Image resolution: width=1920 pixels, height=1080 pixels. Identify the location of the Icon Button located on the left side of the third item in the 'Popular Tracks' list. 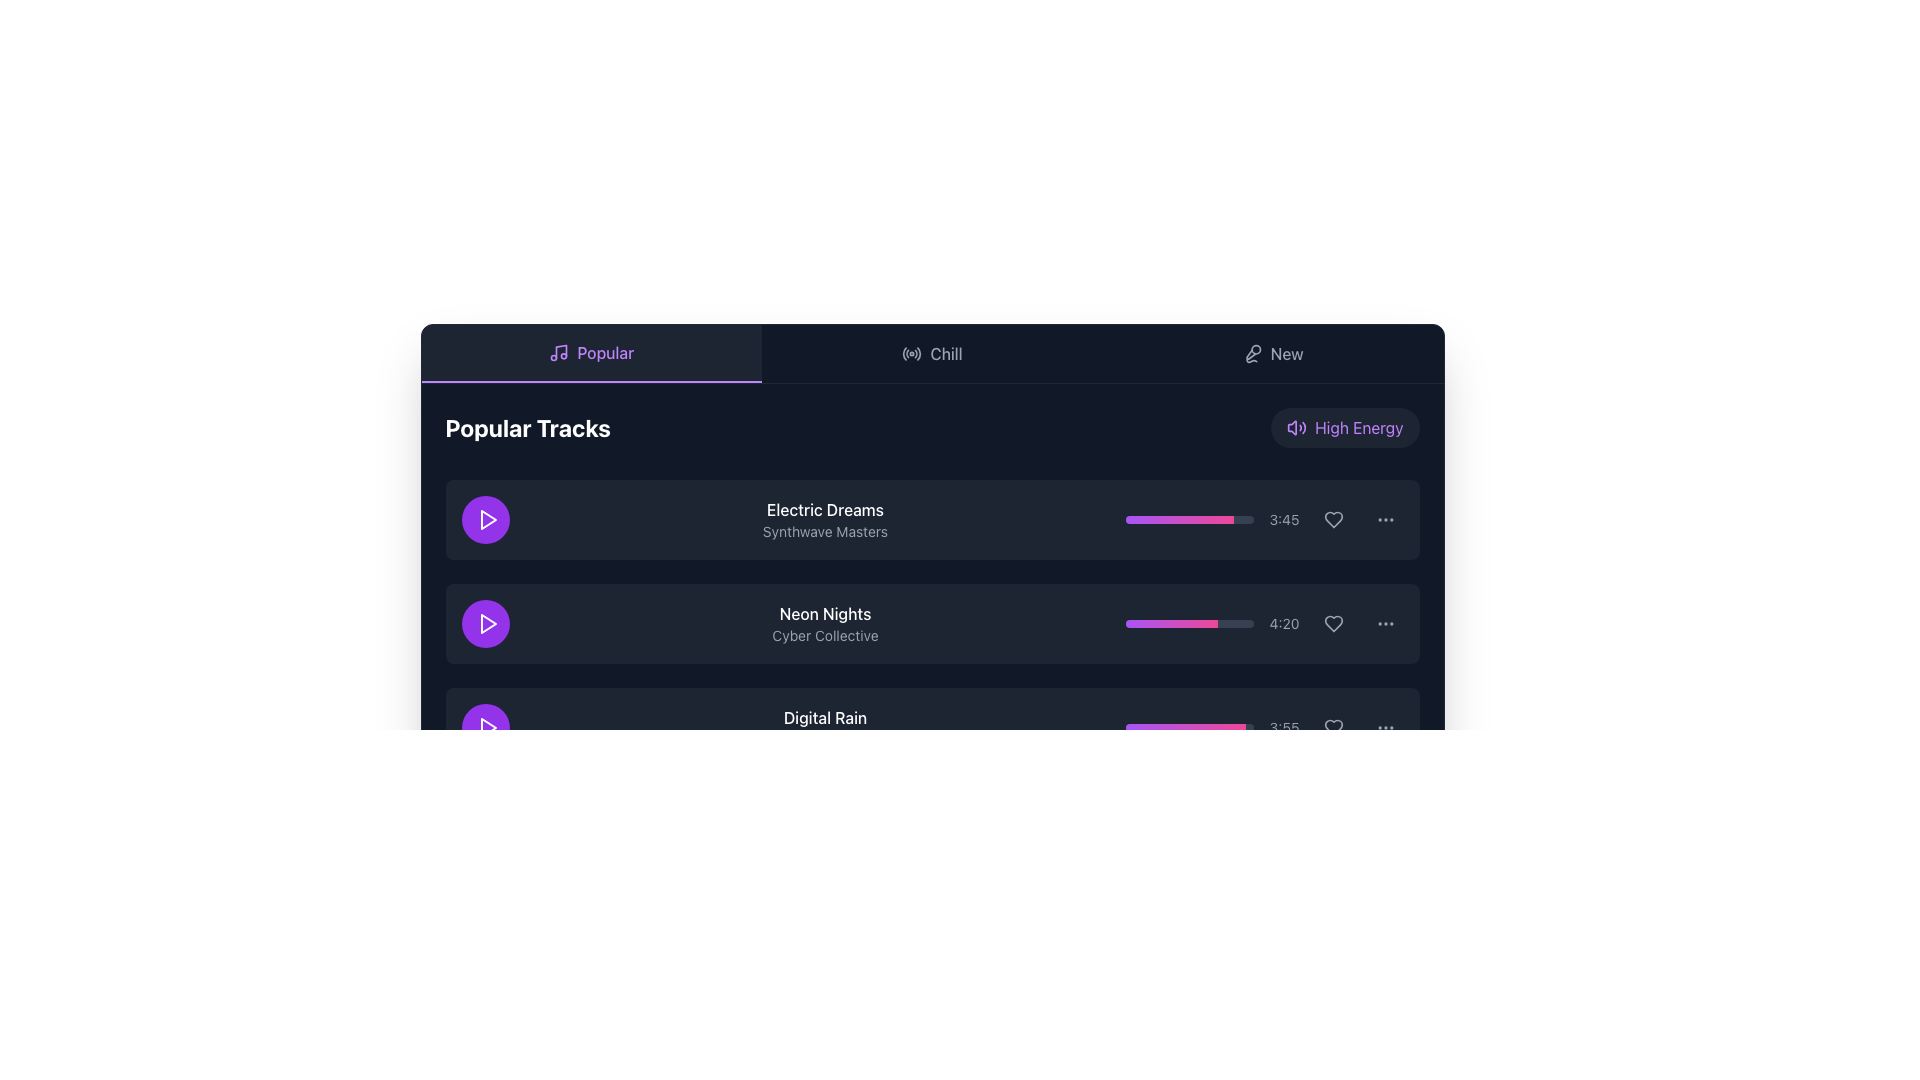
(487, 728).